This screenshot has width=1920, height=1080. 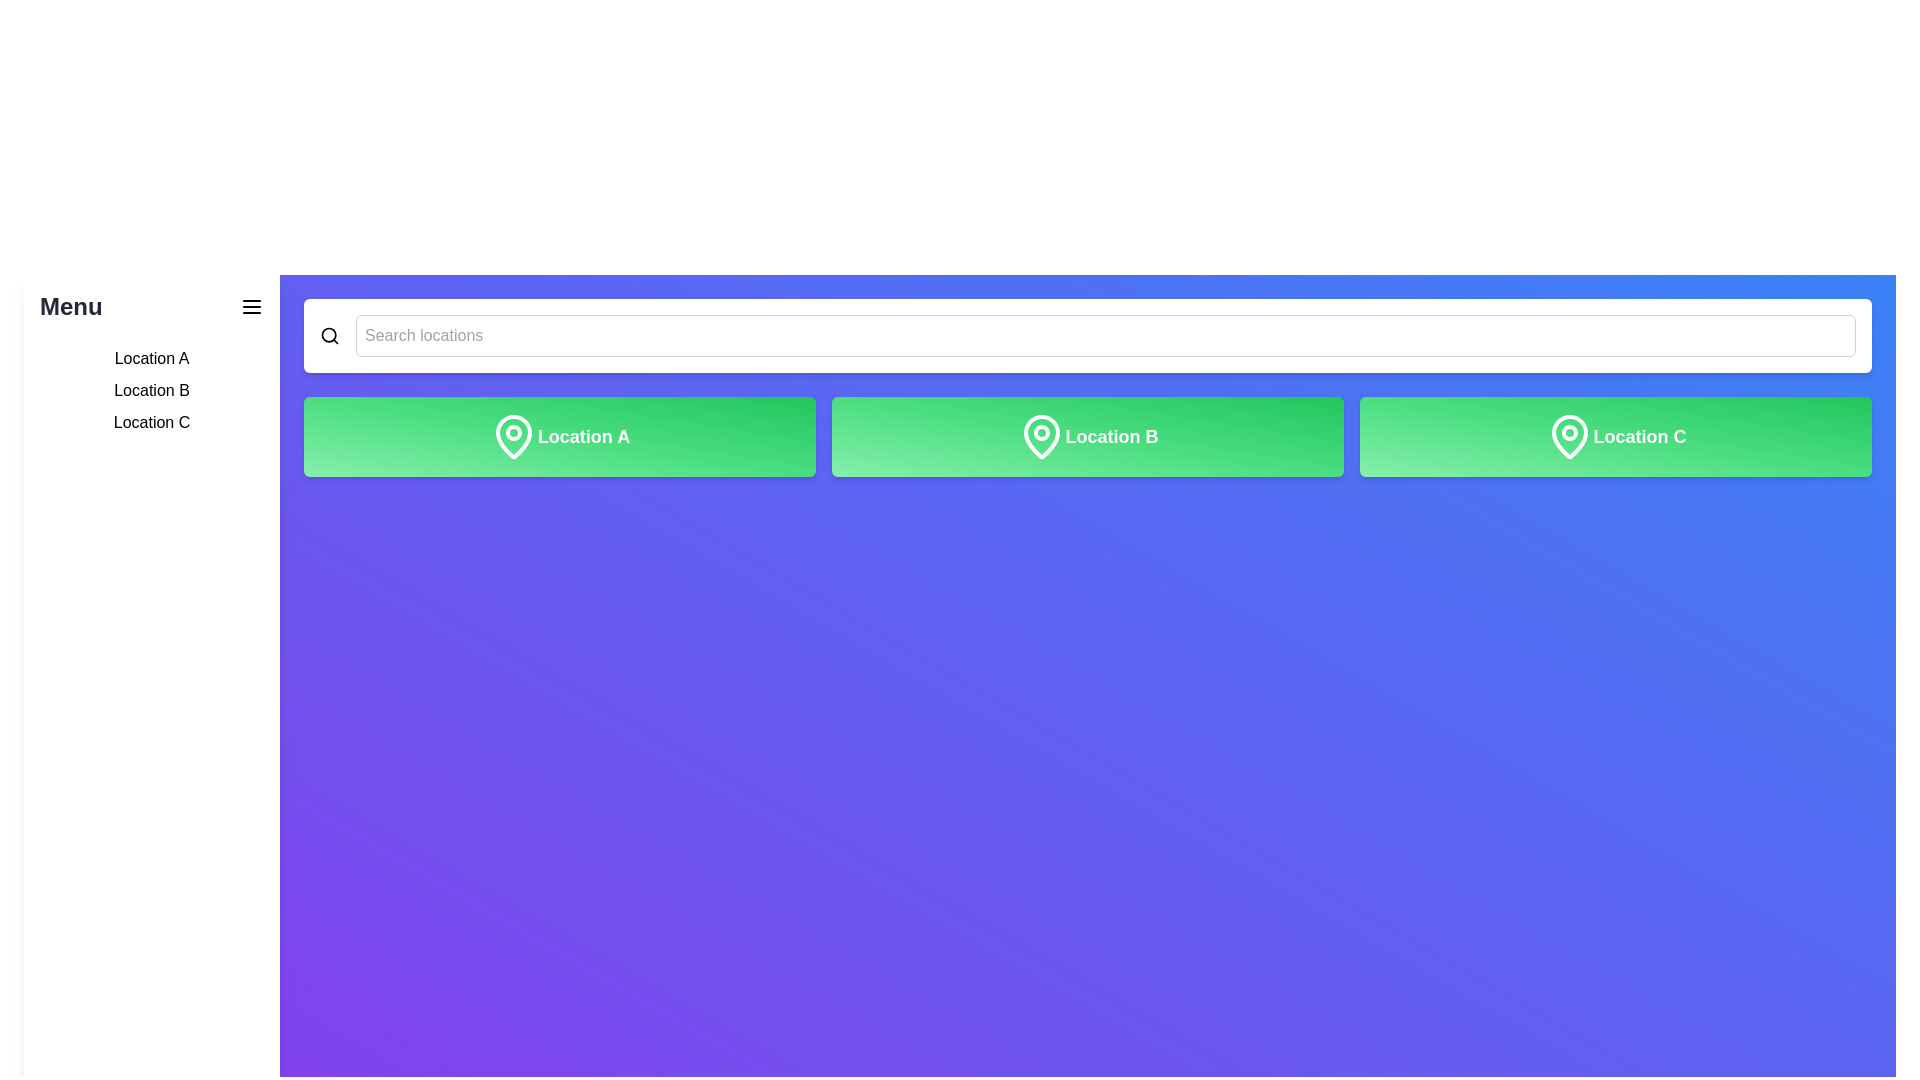 What do you see at coordinates (1568, 431) in the screenshot?
I see `properties of the graphical icon, which is a circular shape within a location marker icon located to the right of a series of green rectangular buttons at the top of the interface` at bounding box center [1568, 431].